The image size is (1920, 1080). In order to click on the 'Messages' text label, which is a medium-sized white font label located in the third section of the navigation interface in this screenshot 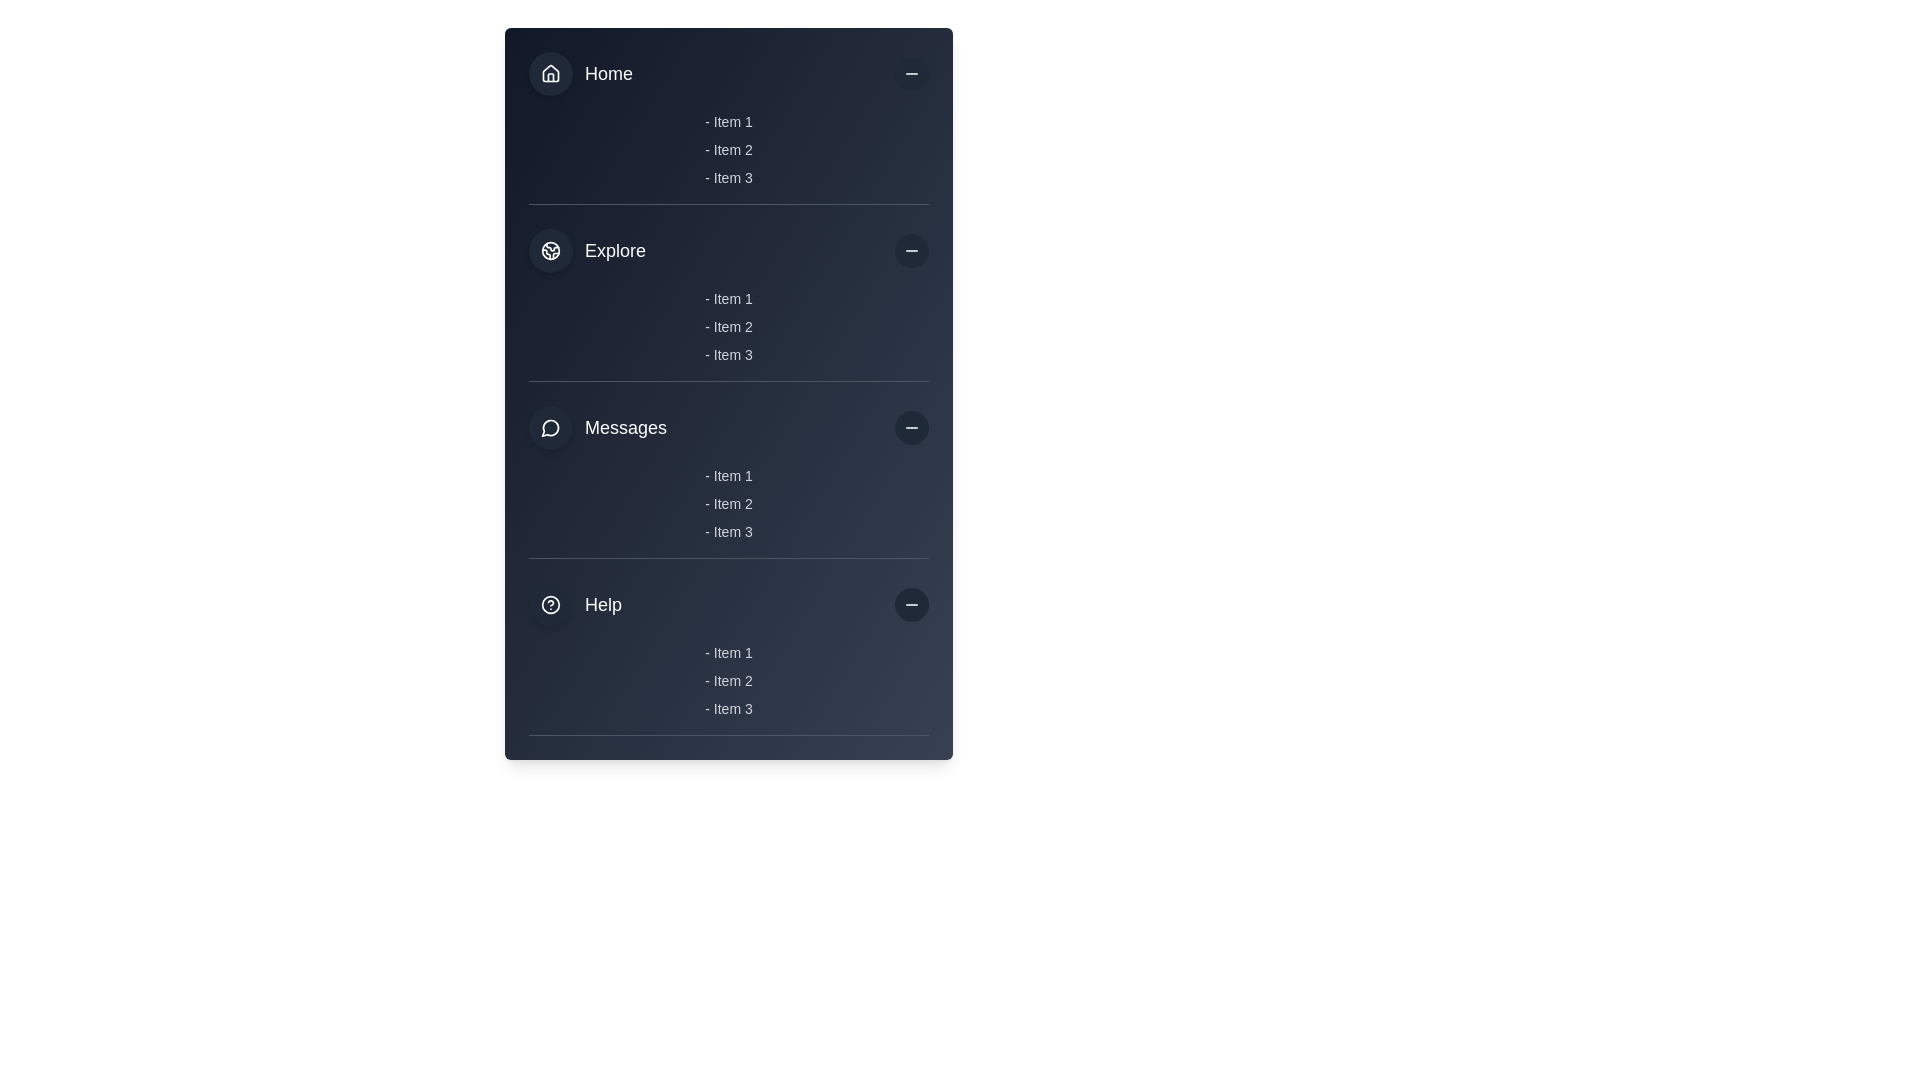, I will do `click(625, 427)`.